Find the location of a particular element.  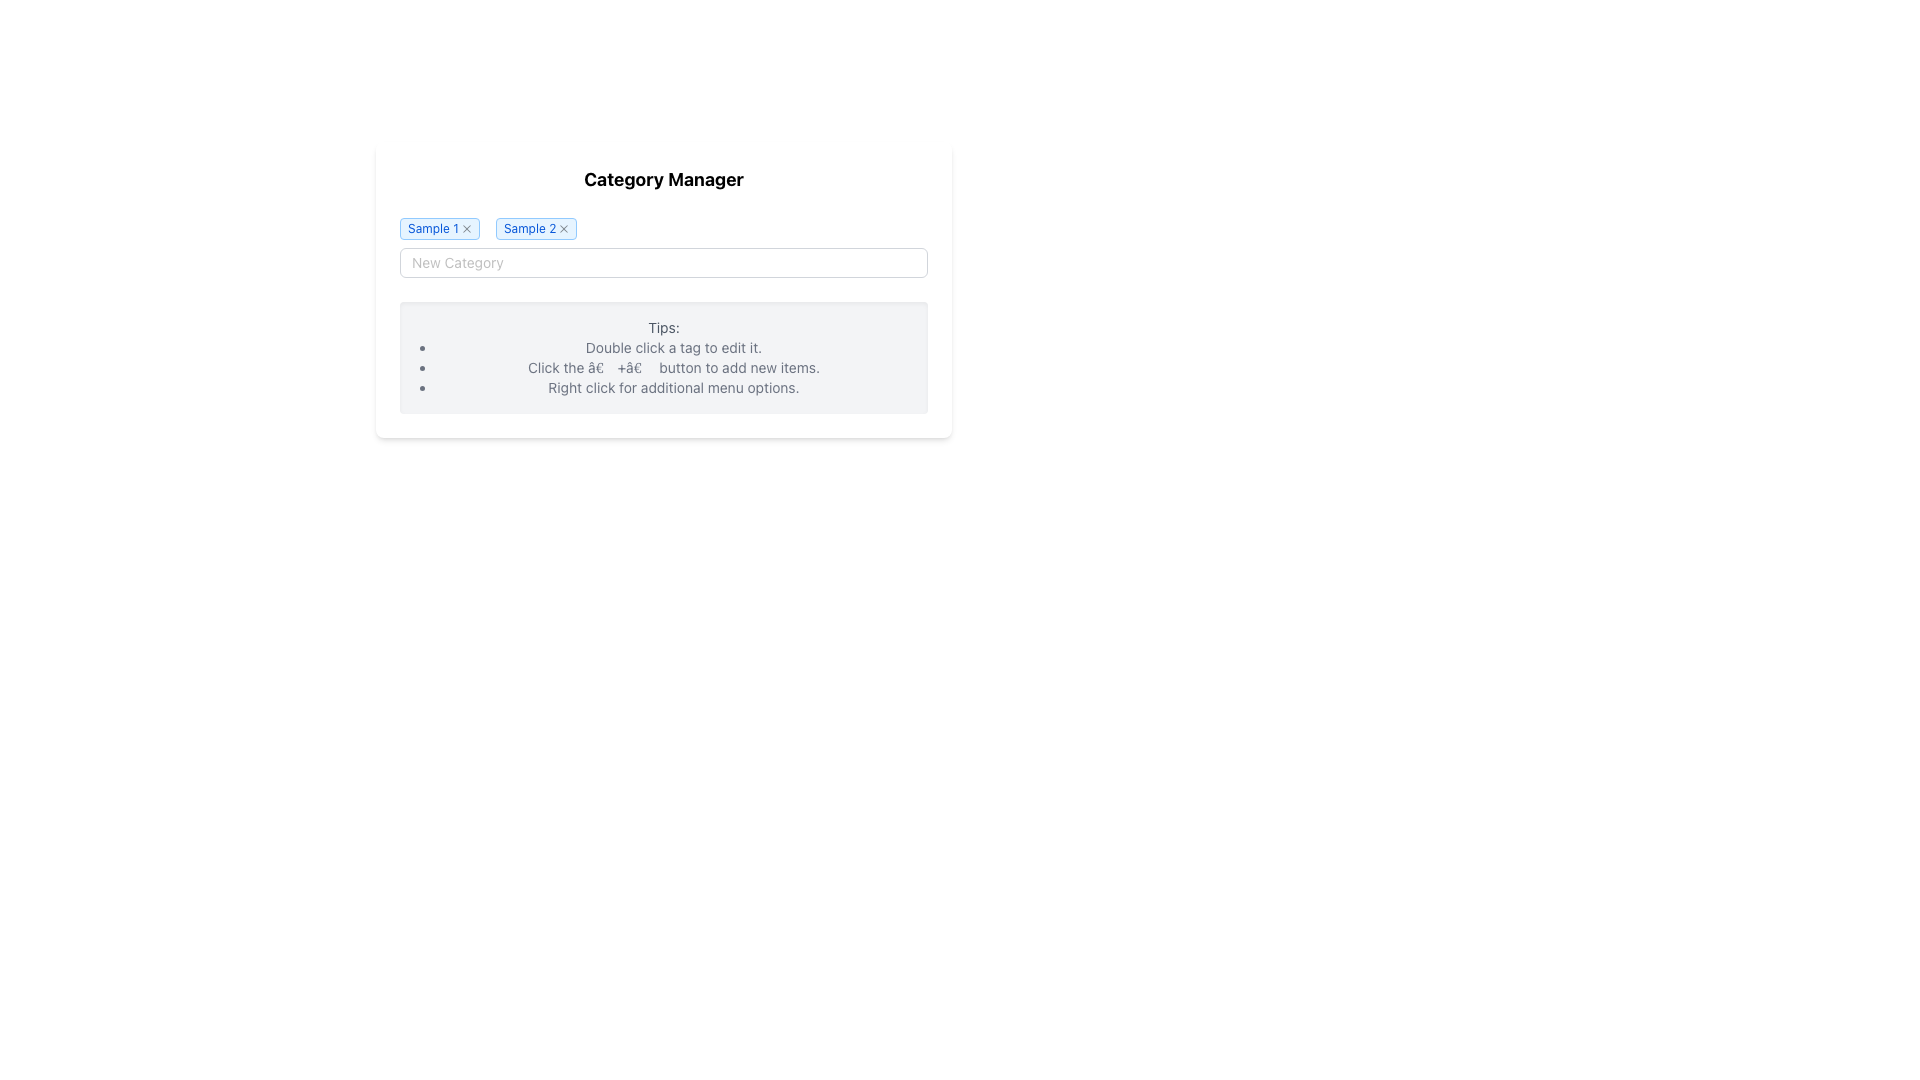

the static text element that reads 'Click the “+” button to add new items.', which is the second item in the vertical list of instructional text under the 'Tips:' section is located at coordinates (673, 367).